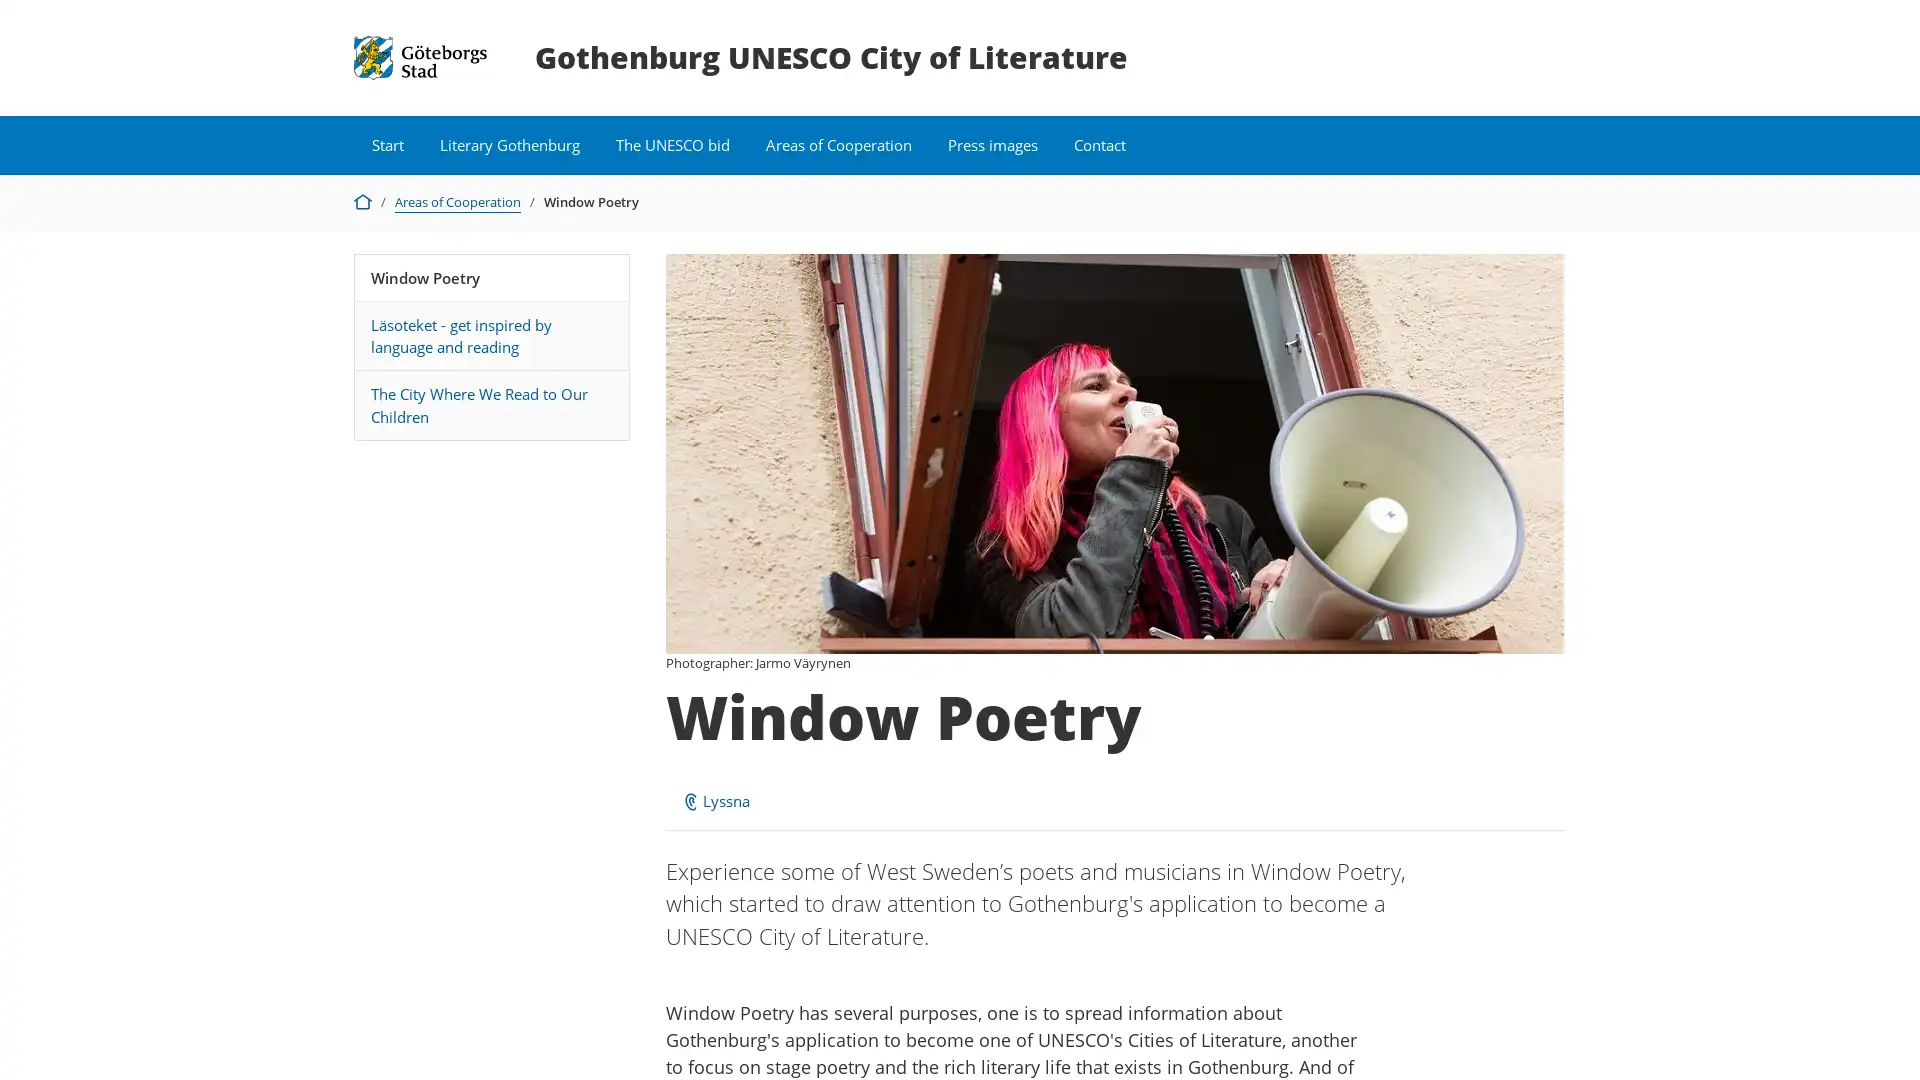  I want to click on ReadSpeaker webReader: Lyssna med webReader, so click(715, 800).